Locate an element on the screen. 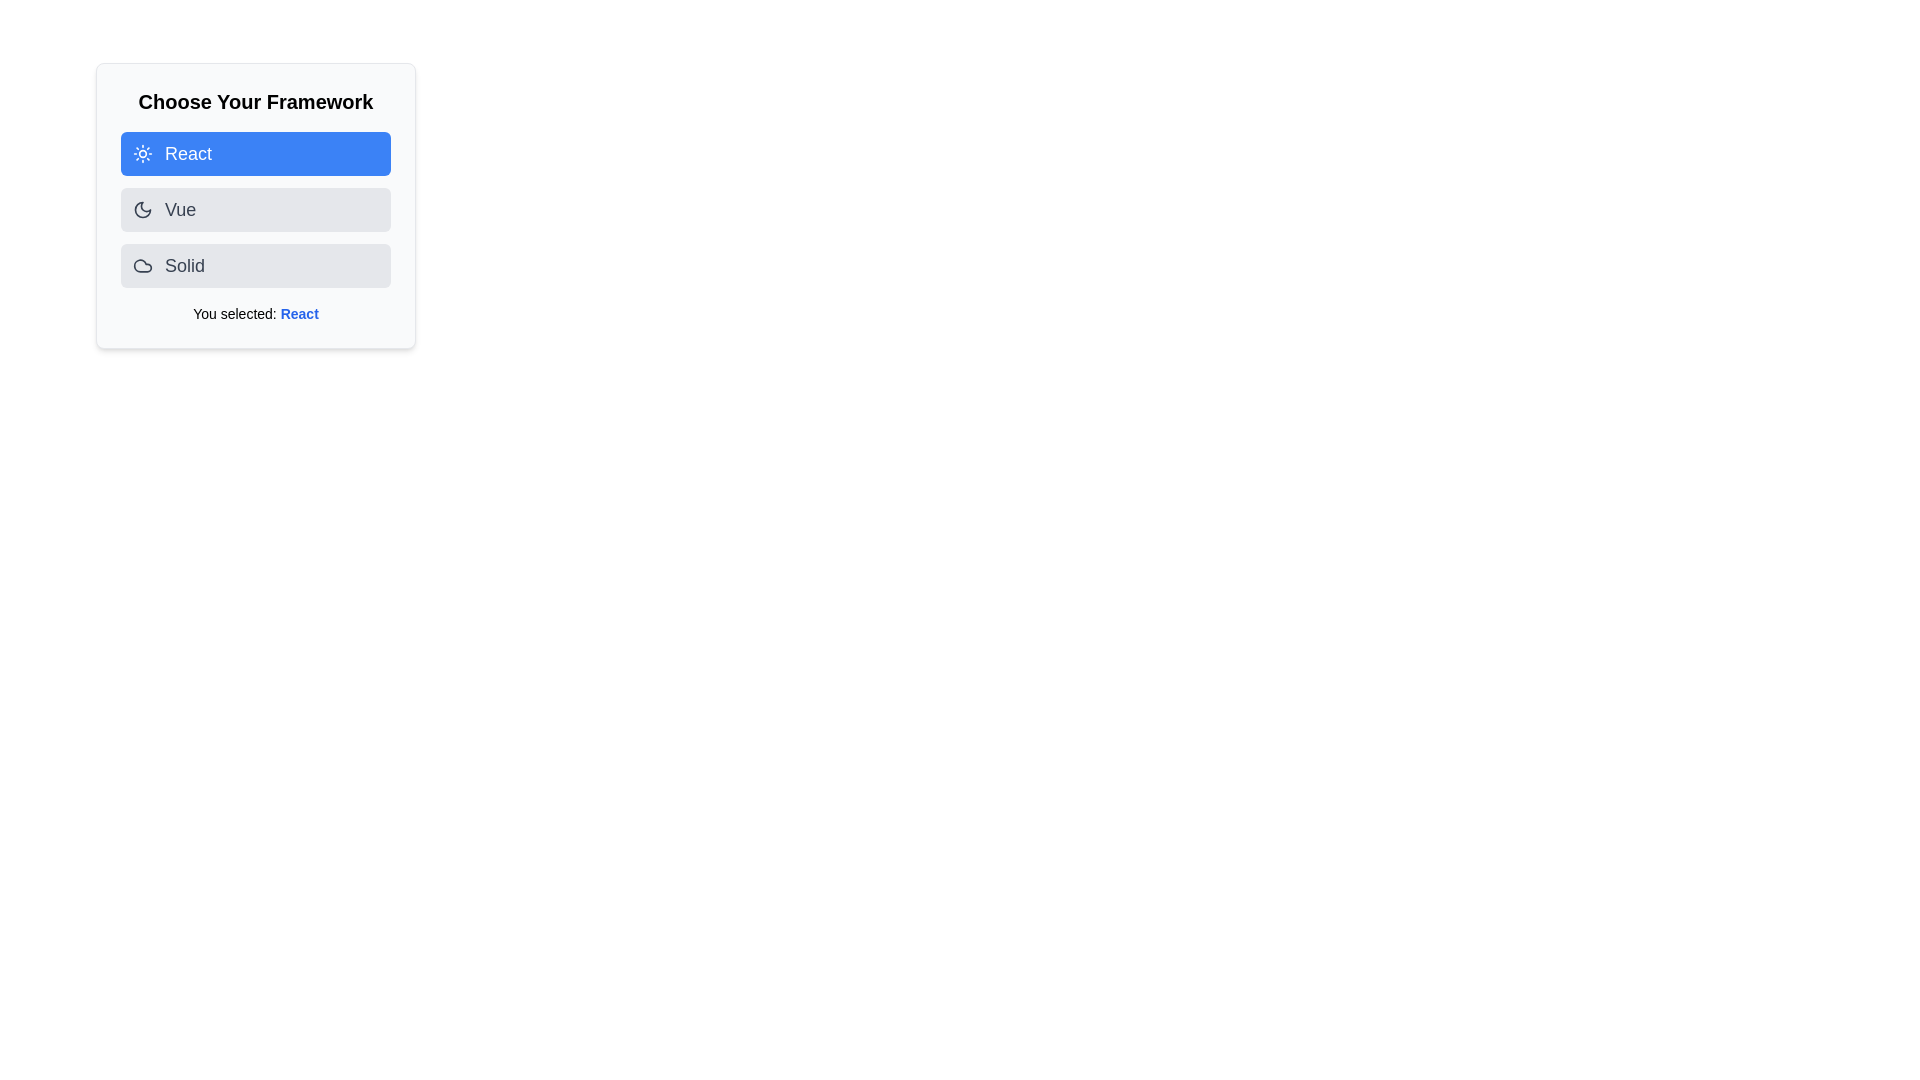 This screenshot has height=1080, width=1920. text content of the 'React' label, which is displayed in a large font on a blue background within the first option of a vertical list of framework choices is located at coordinates (188, 153).